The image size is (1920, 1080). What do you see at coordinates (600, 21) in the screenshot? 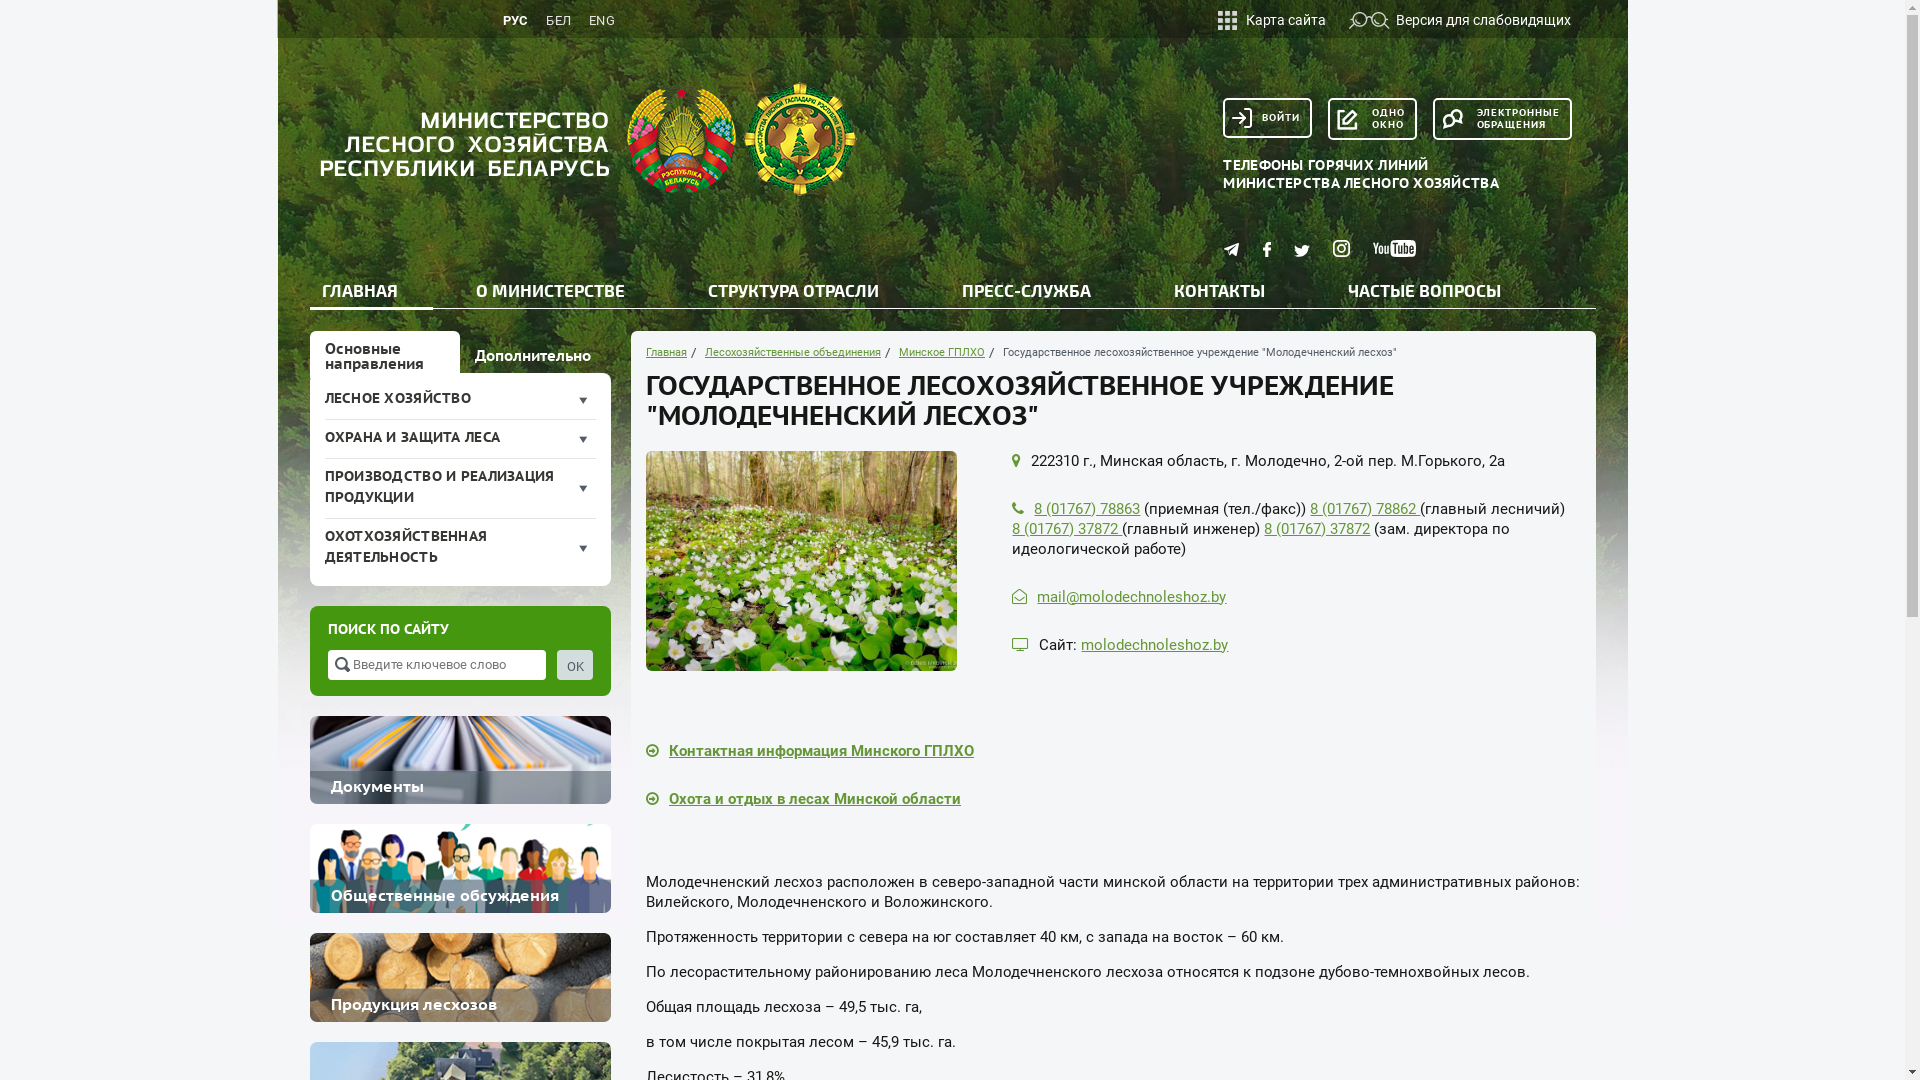
I see `'ENG'` at bounding box center [600, 21].